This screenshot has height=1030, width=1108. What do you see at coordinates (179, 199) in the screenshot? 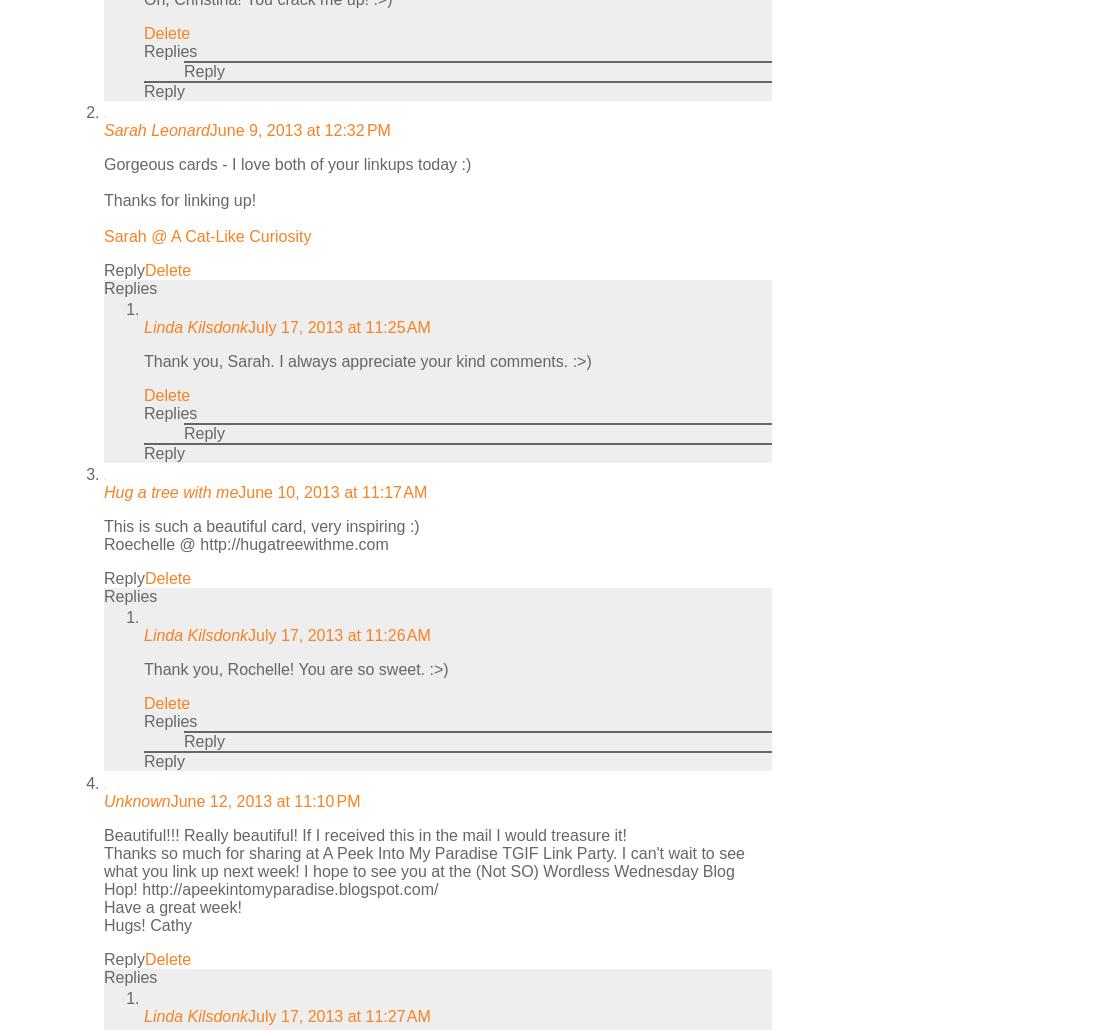
I see `'Thanks for linking up!'` at bounding box center [179, 199].